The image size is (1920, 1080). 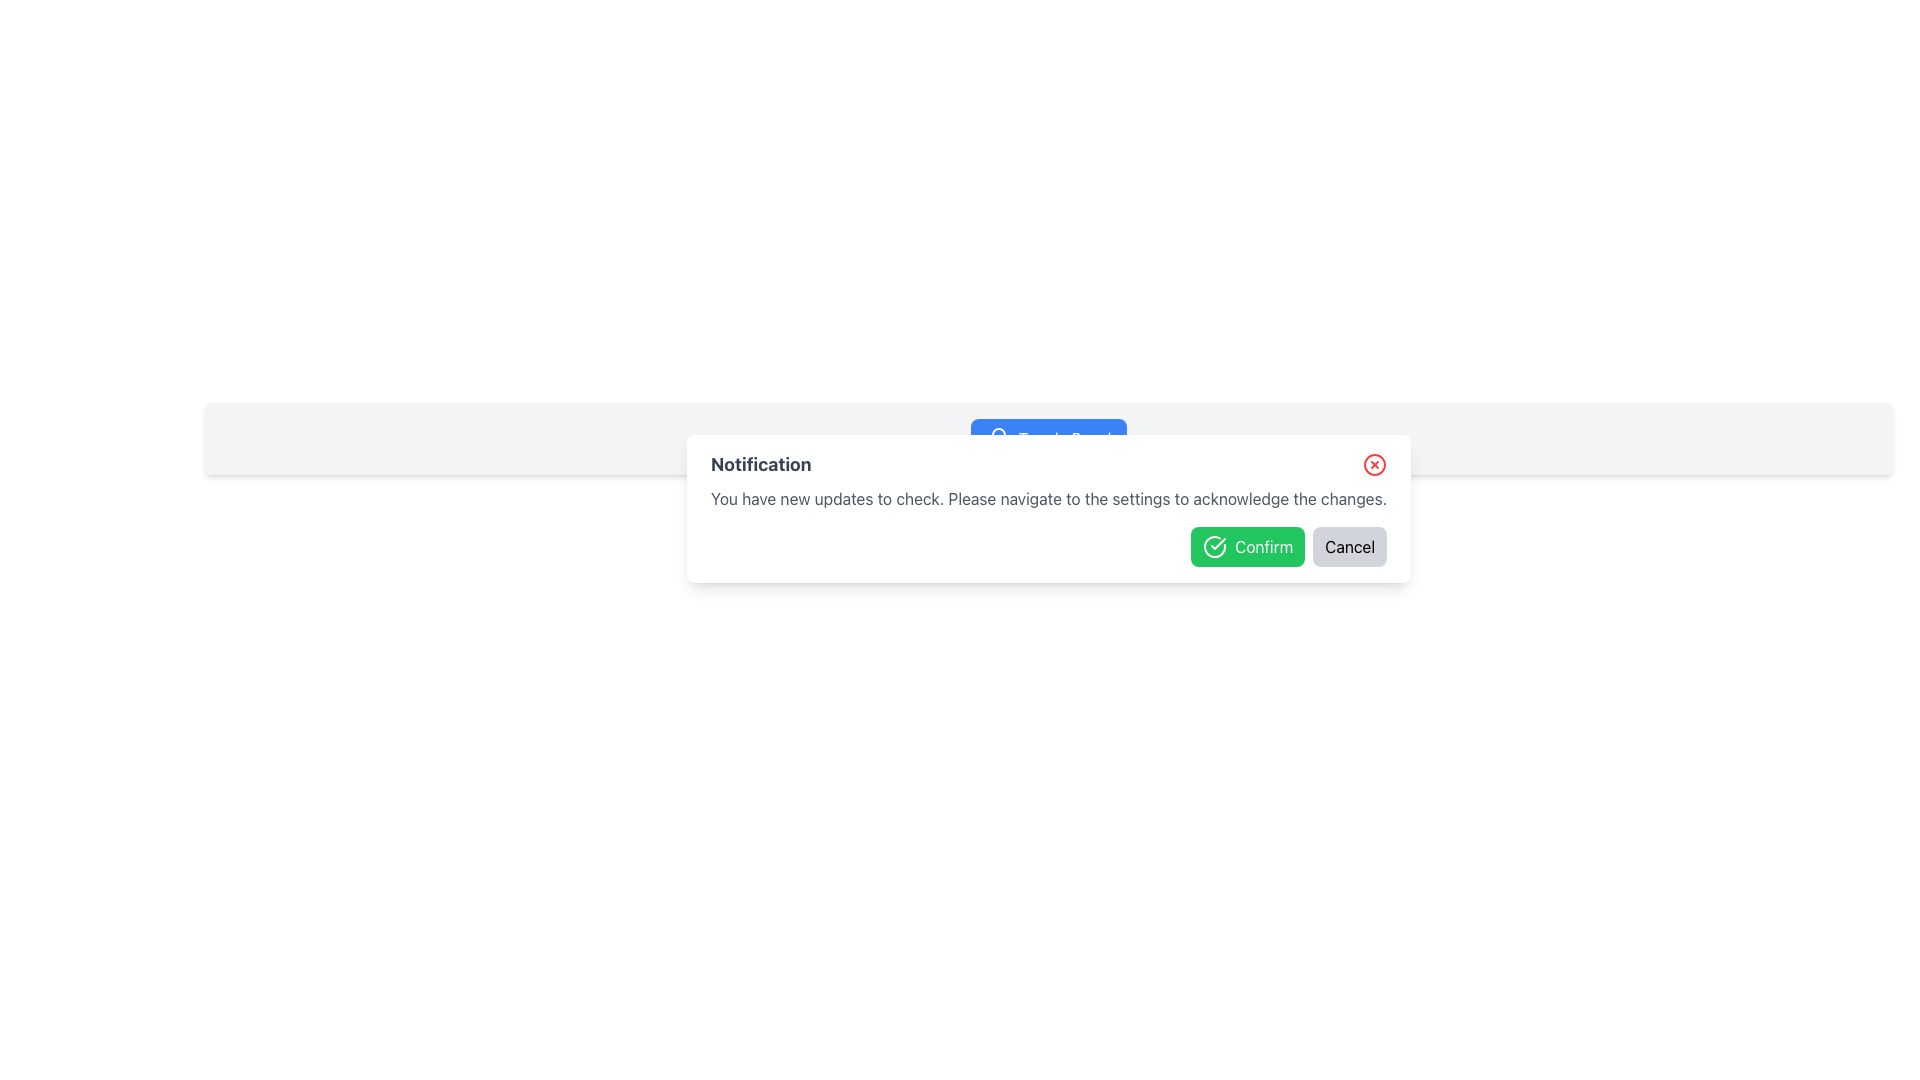 I want to click on static text content that informs the user about new updates, located in the notification dialog box below the 'Notification' title, so click(x=1048, y=497).